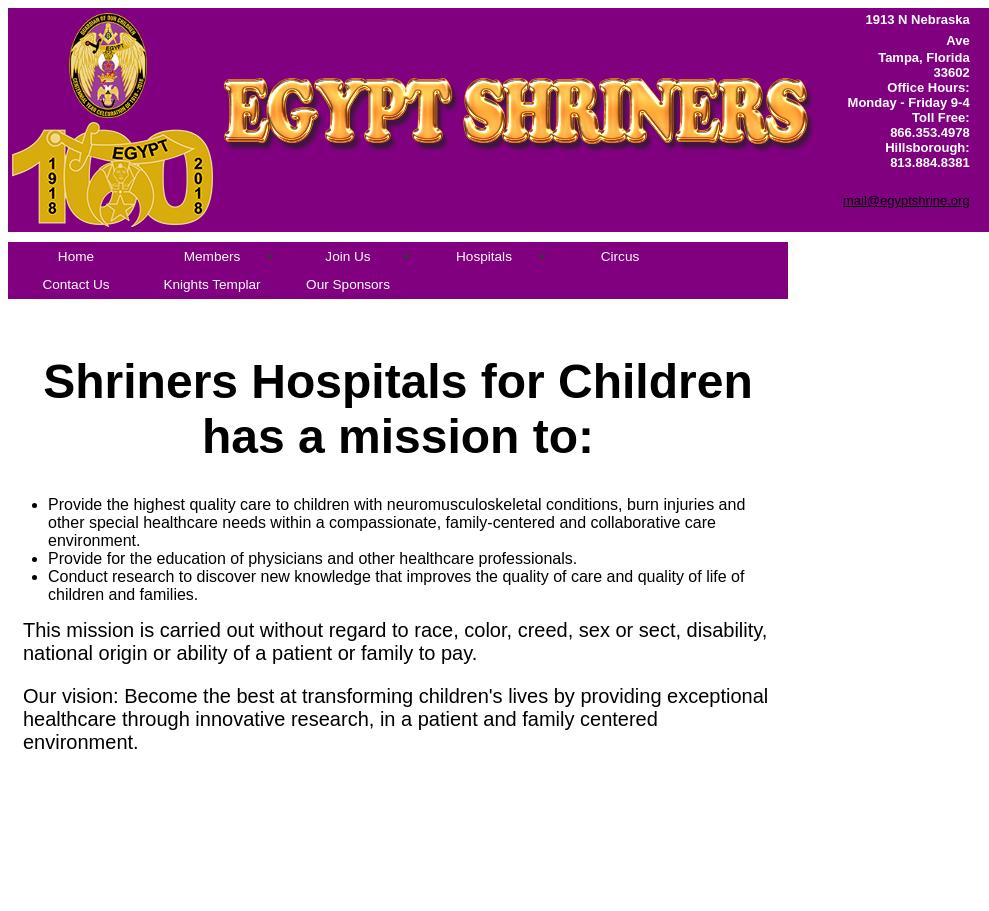  Describe the element at coordinates (905, 199) in the screenshot. I see `'mail@egyptshrine.org'` at that location.